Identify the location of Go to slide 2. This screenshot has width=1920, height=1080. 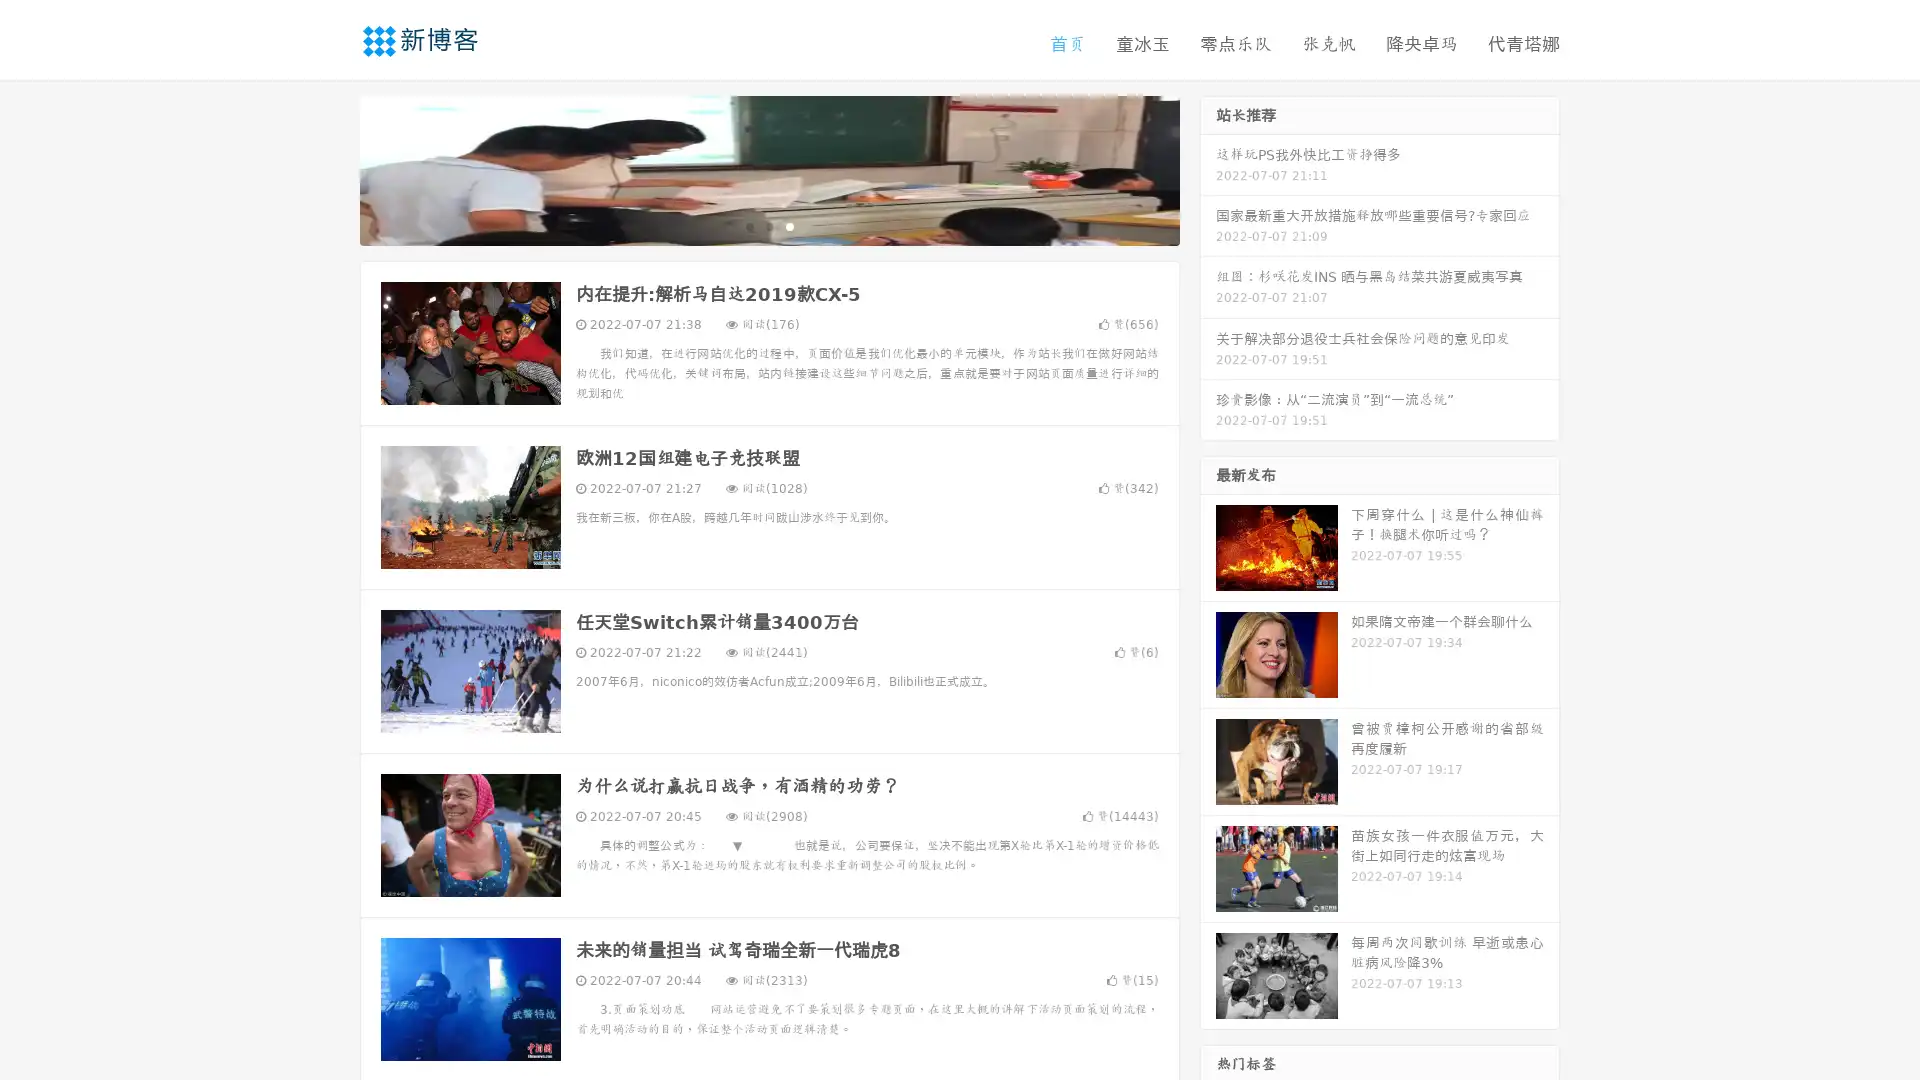
(768, 225).